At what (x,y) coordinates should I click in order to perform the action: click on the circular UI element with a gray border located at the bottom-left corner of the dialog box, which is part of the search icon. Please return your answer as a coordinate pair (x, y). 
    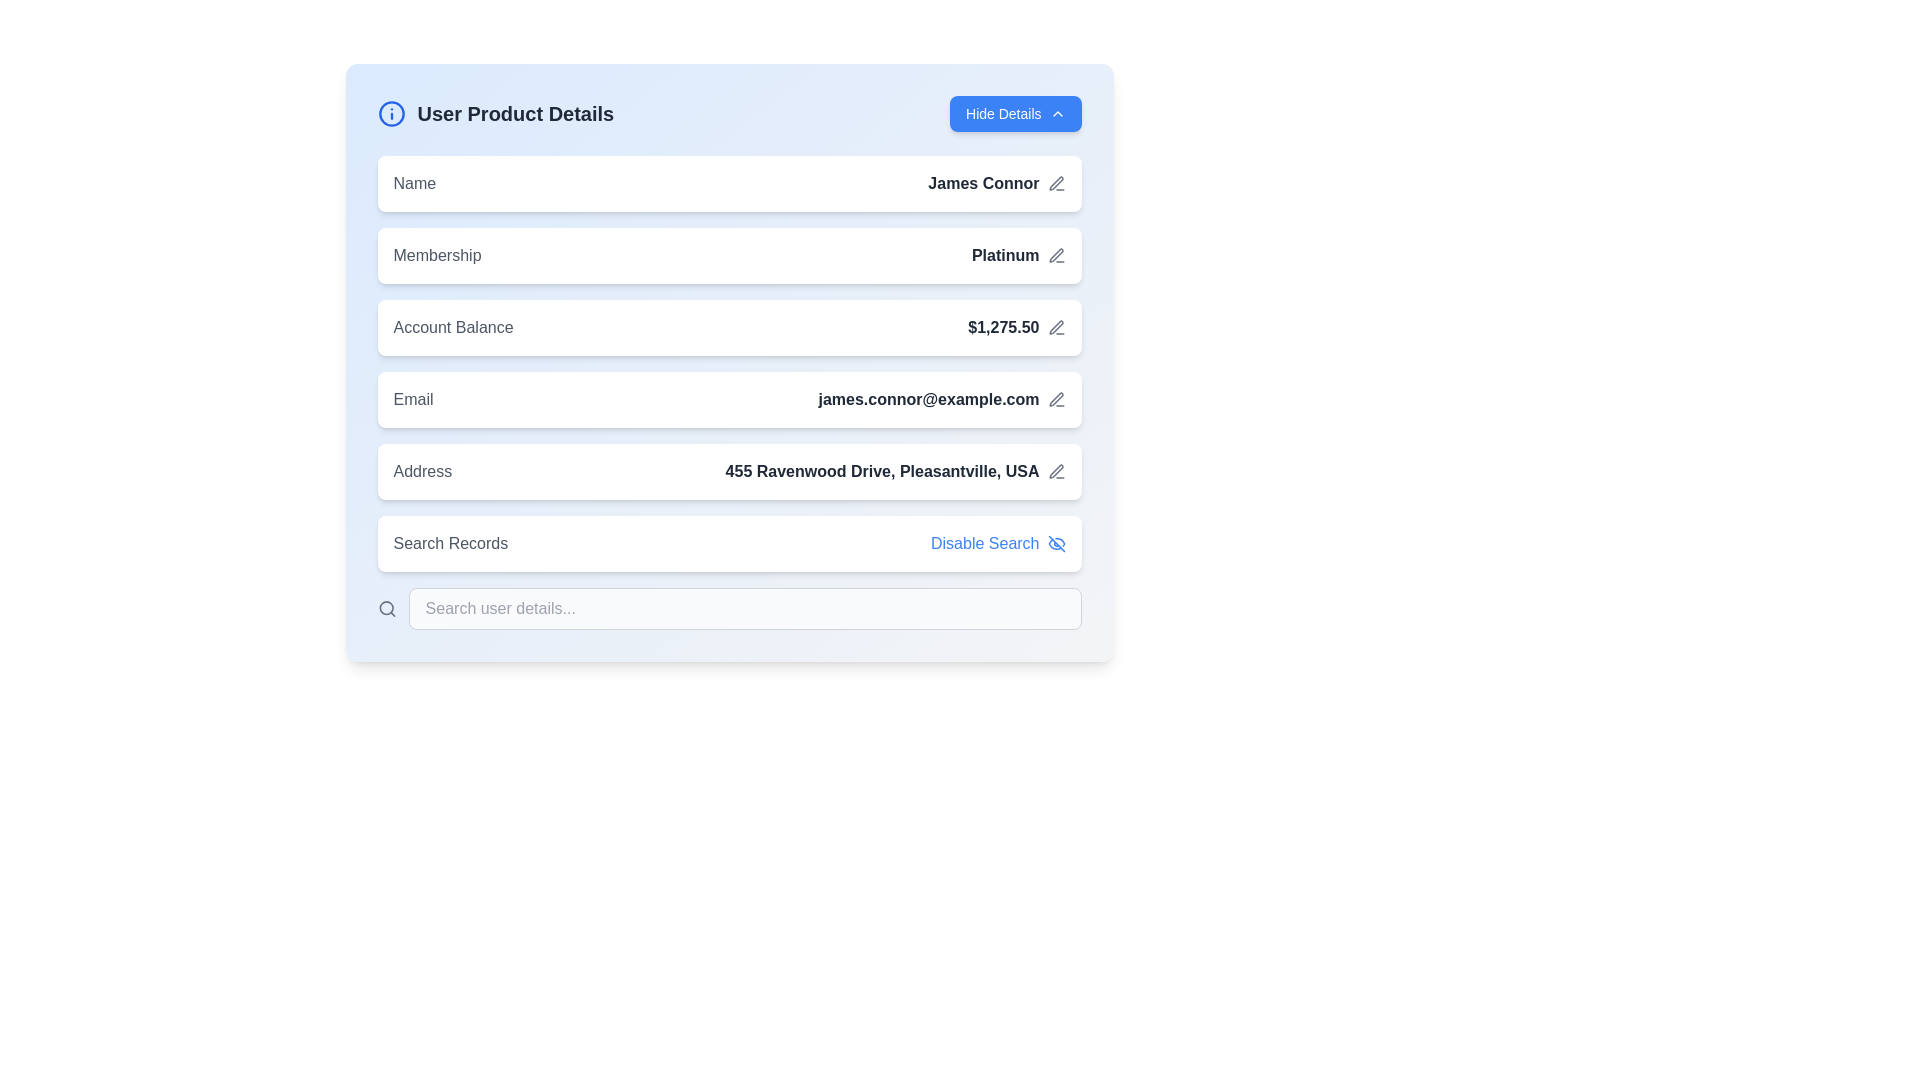
    Looking at the image, I should click on (386, 607).